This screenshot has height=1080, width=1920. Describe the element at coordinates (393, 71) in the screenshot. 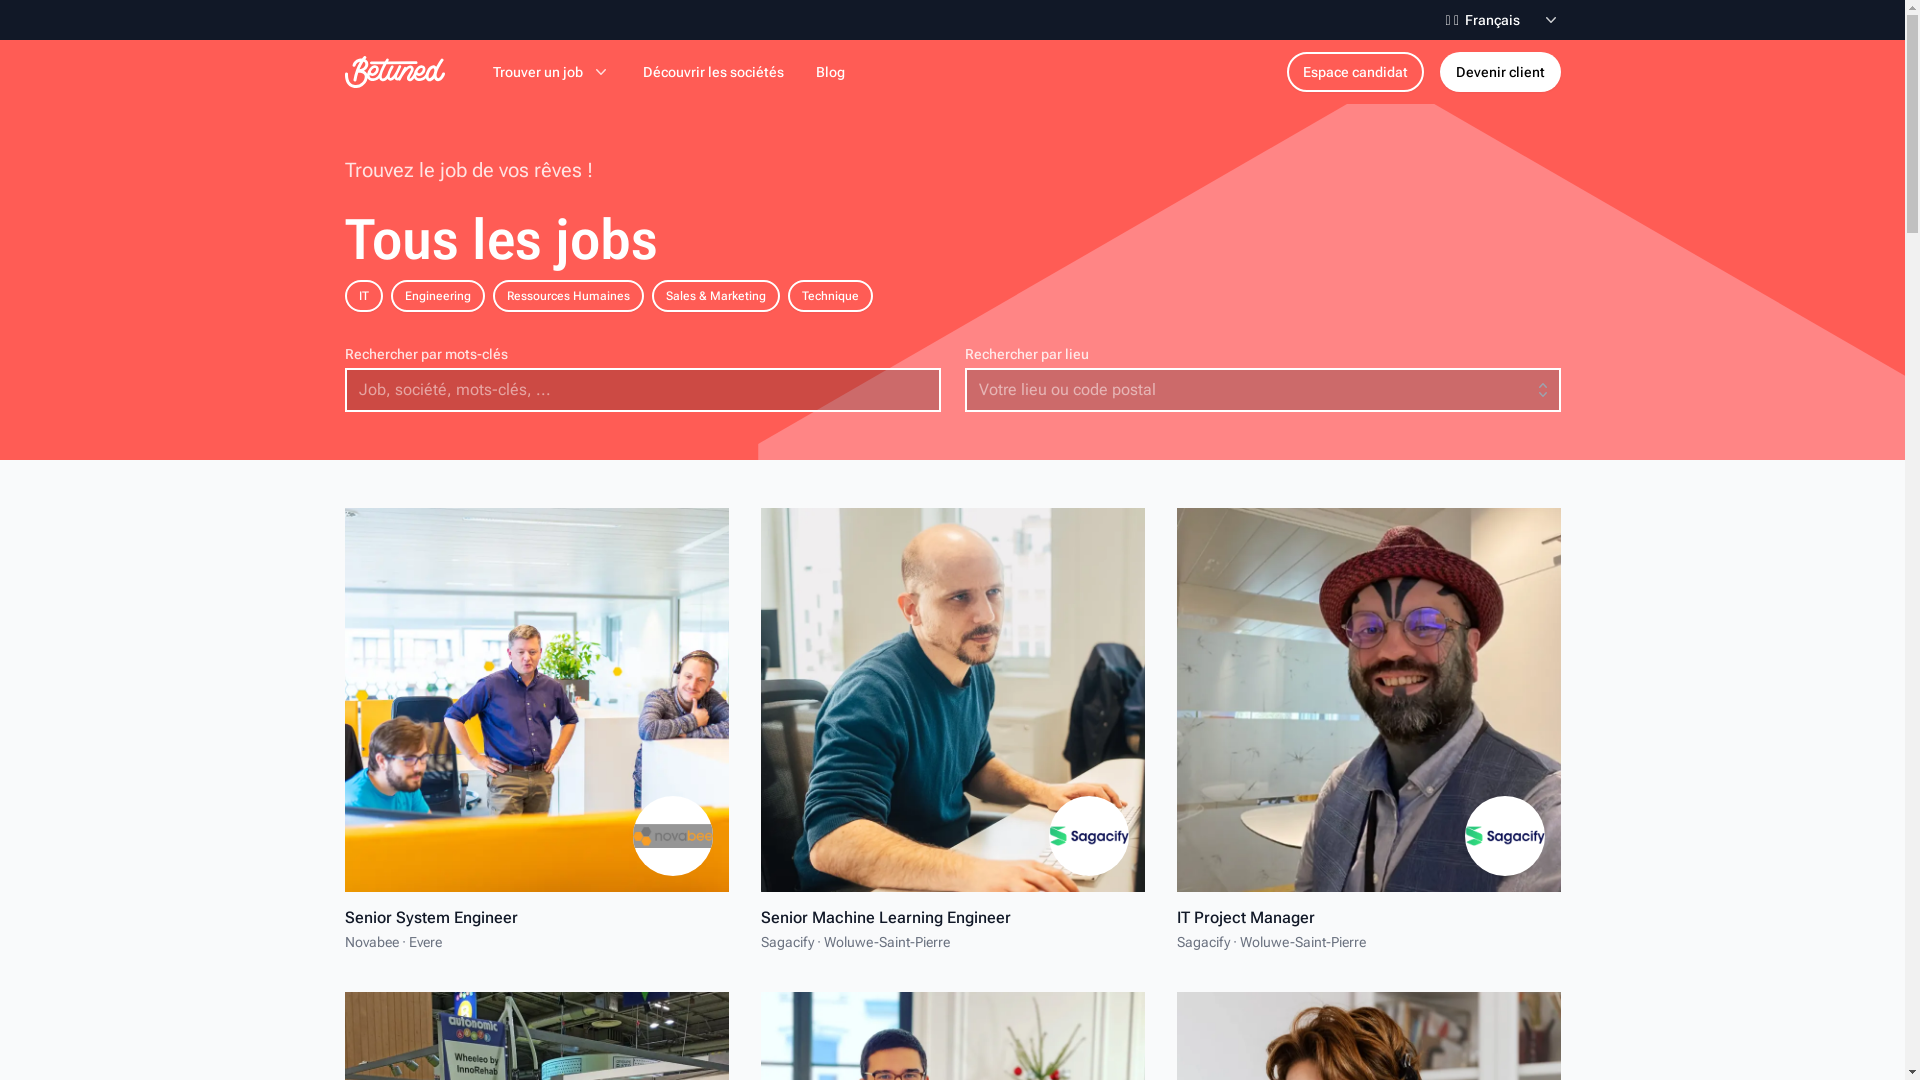

I see `'Betuned'` at that location.